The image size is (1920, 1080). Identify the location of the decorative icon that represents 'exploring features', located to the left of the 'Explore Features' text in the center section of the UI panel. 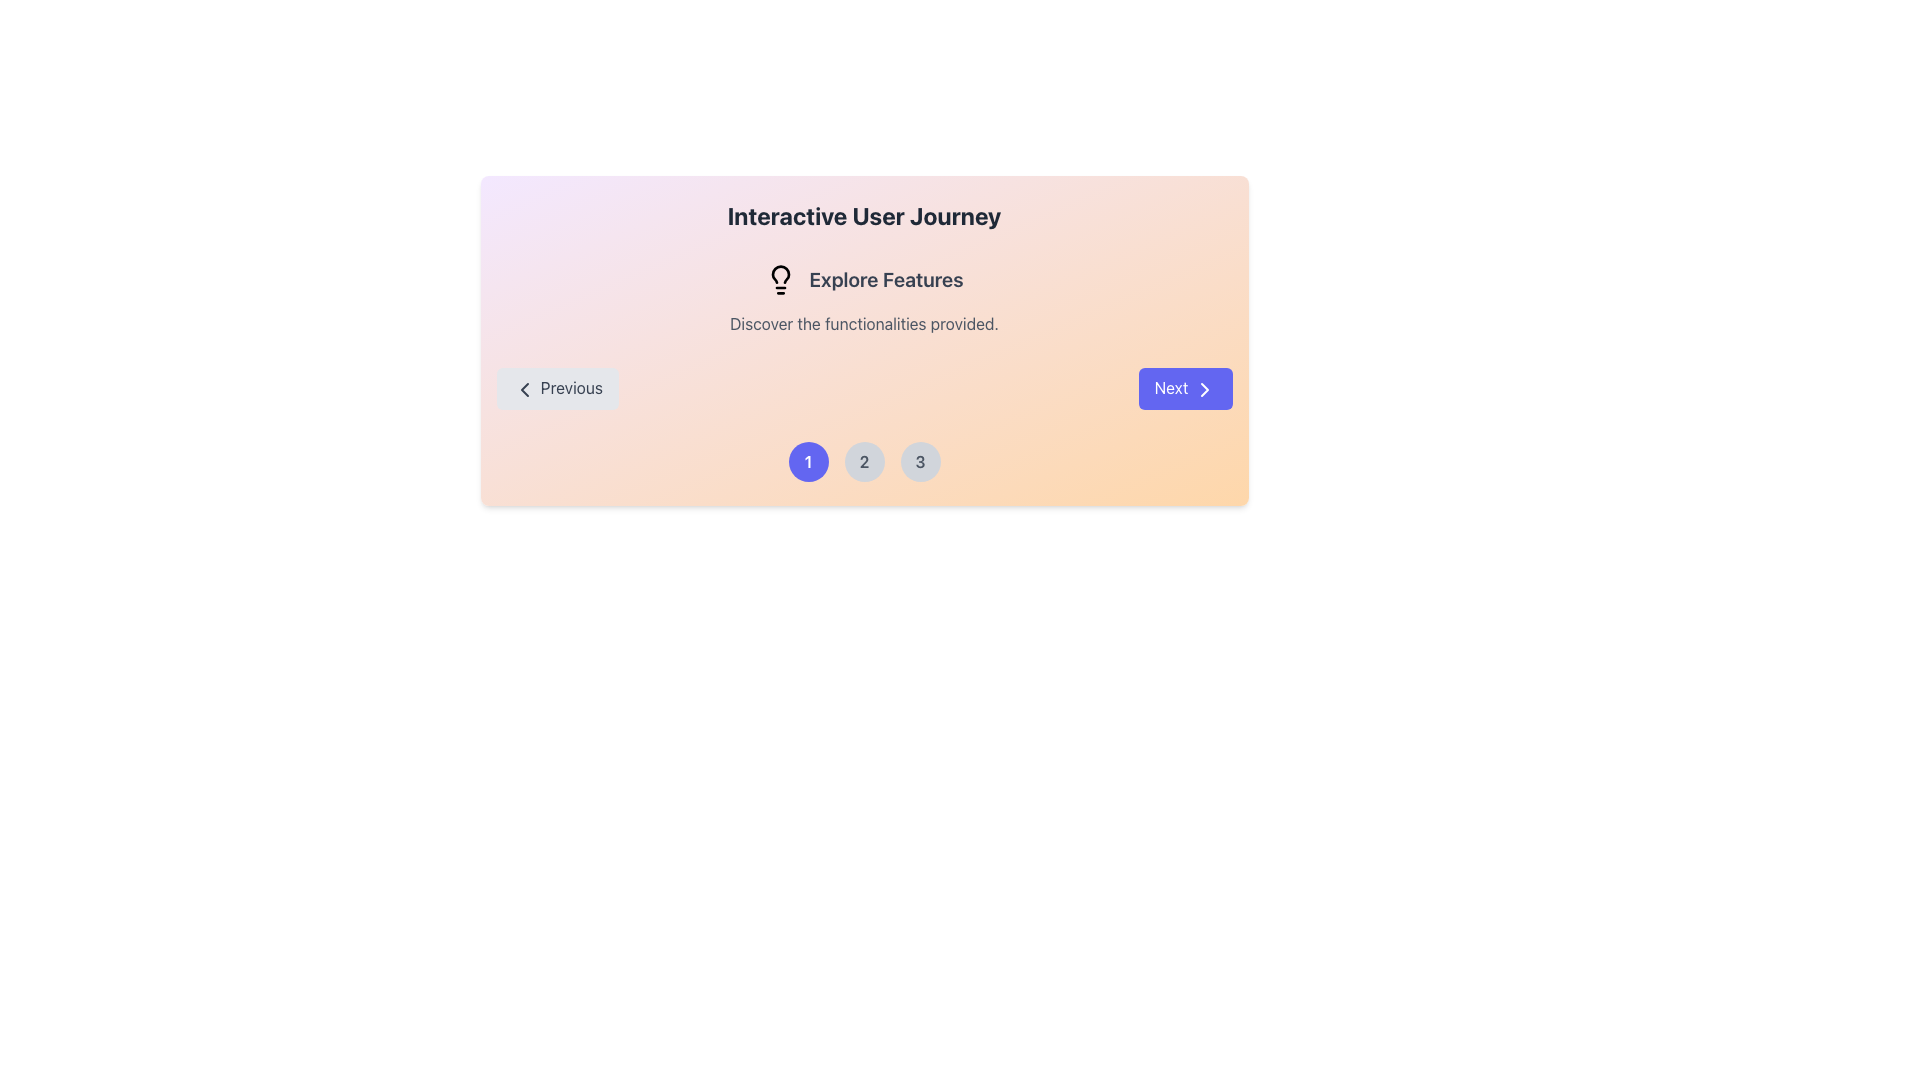
(780, 280).